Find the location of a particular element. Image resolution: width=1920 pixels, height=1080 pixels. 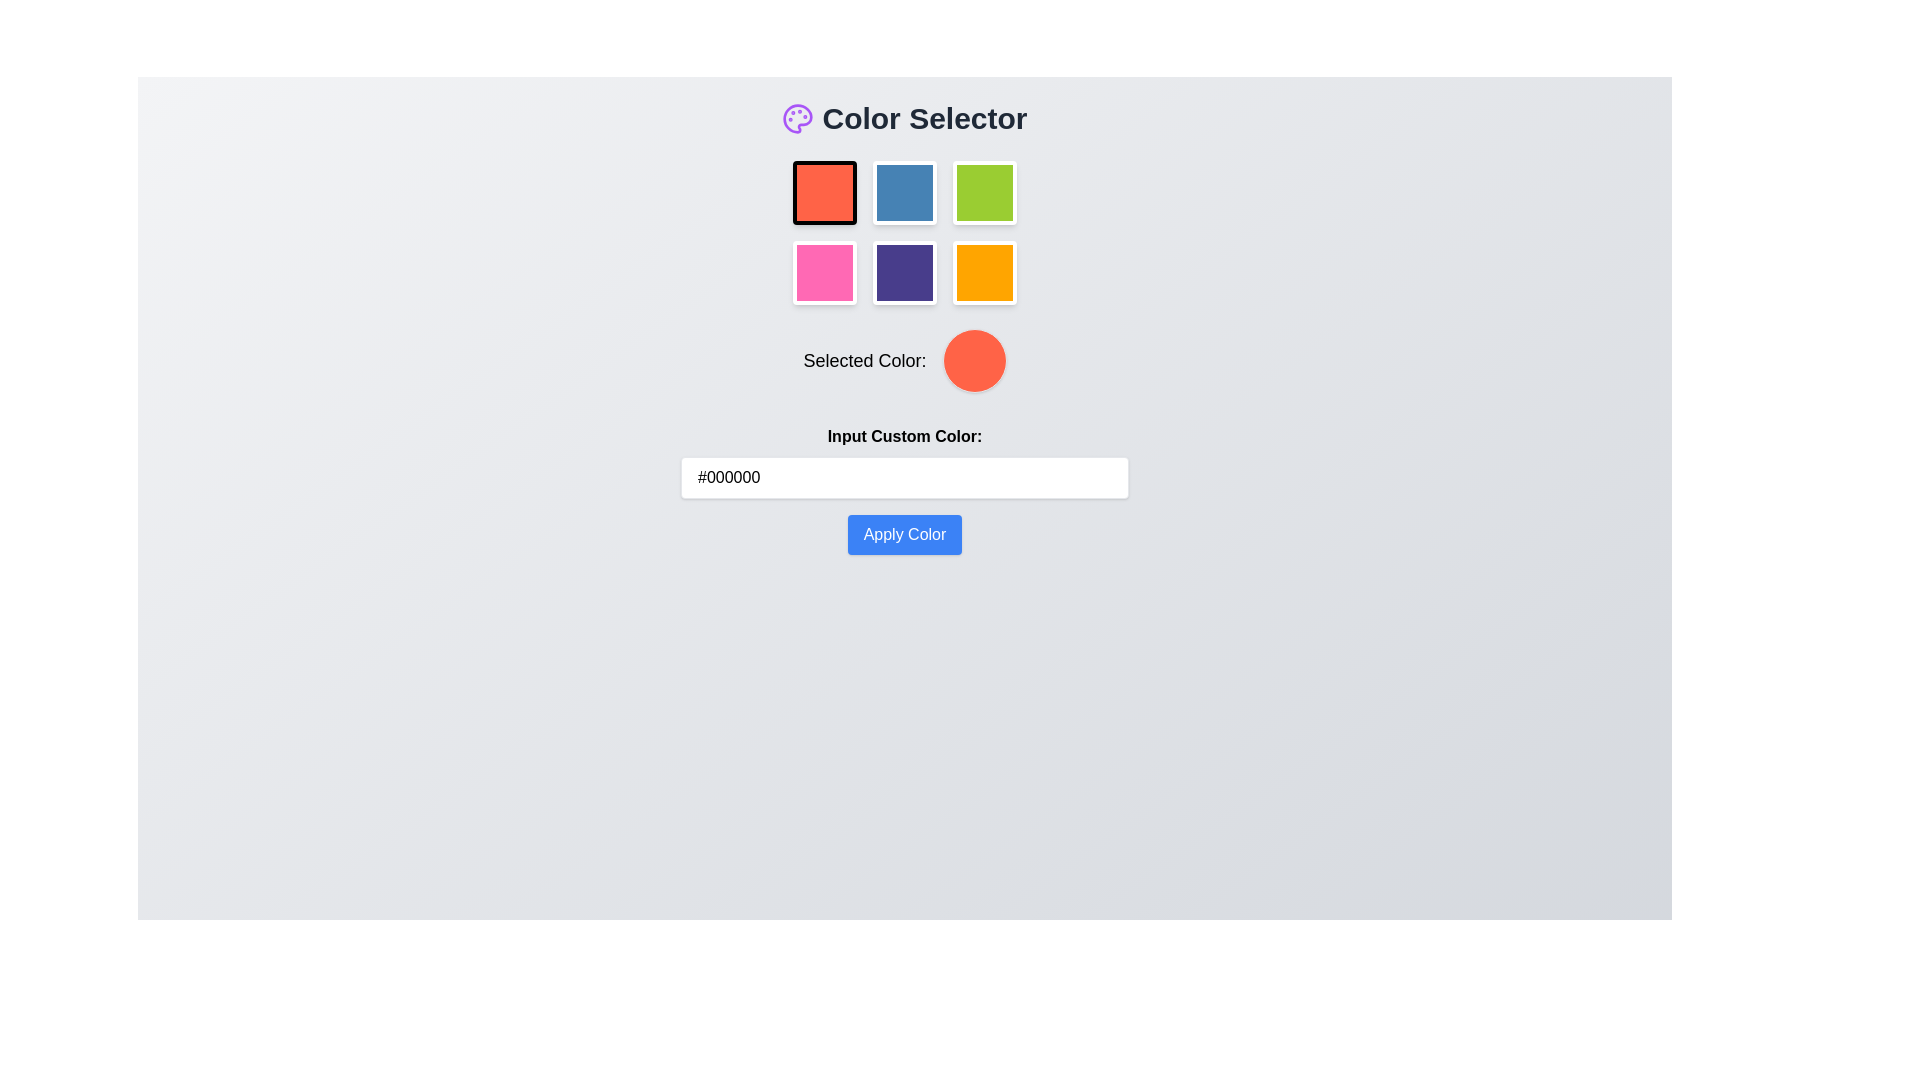

the text label located on the lower part of the color selection interface, which indicates the purpose of the adjacent color preview element is located at coordinates (864, 361).